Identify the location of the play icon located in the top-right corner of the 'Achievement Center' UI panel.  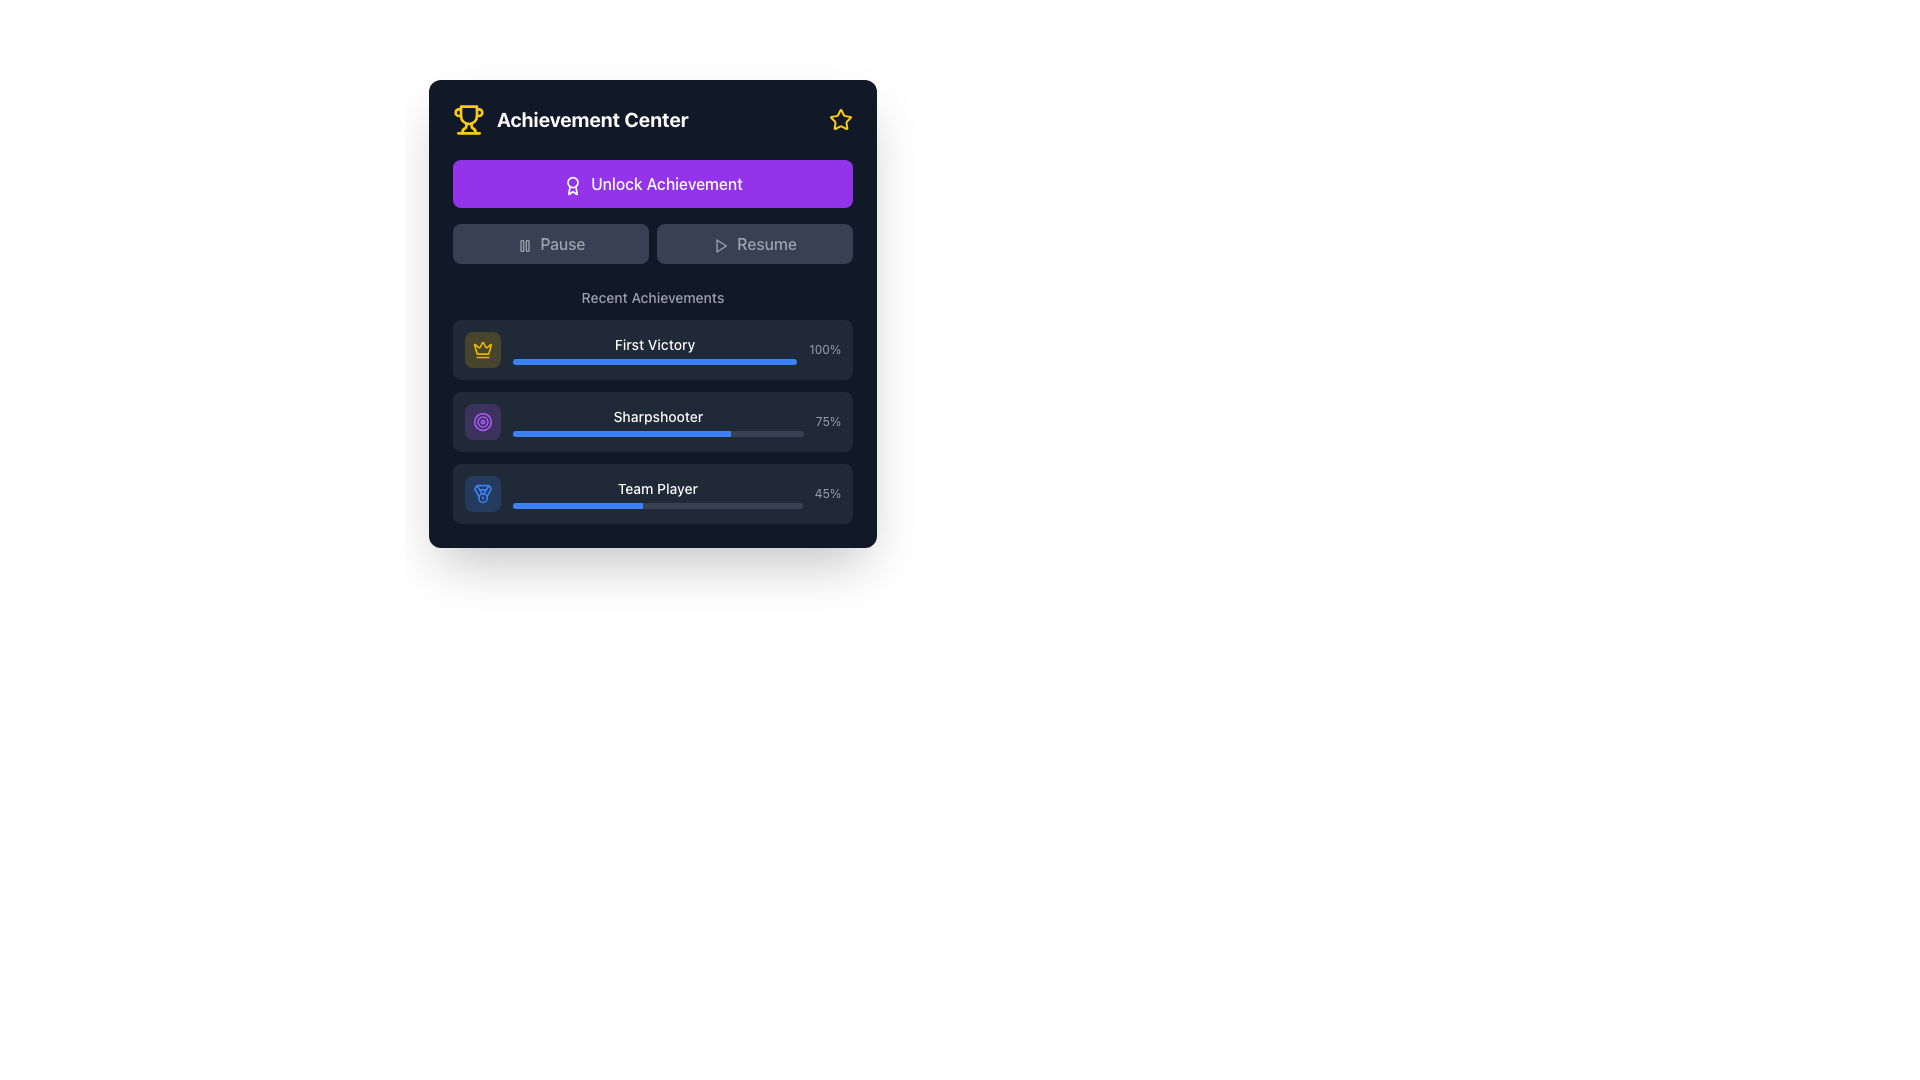
(720, 244).